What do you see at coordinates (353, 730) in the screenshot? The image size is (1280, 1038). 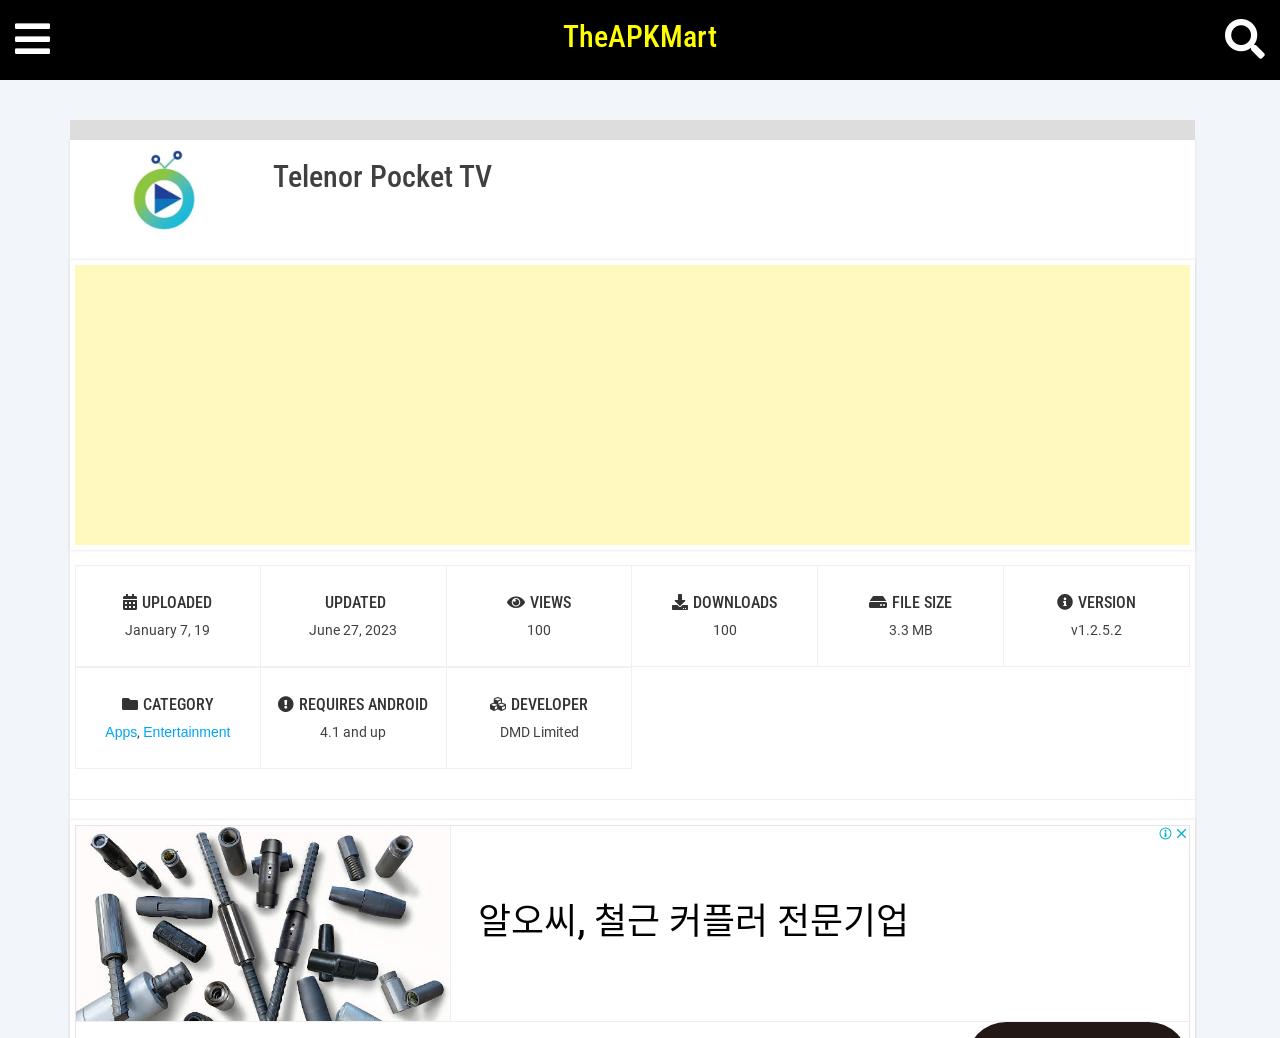 I see `'4.1 and up'` at bounding box center [353, 730].